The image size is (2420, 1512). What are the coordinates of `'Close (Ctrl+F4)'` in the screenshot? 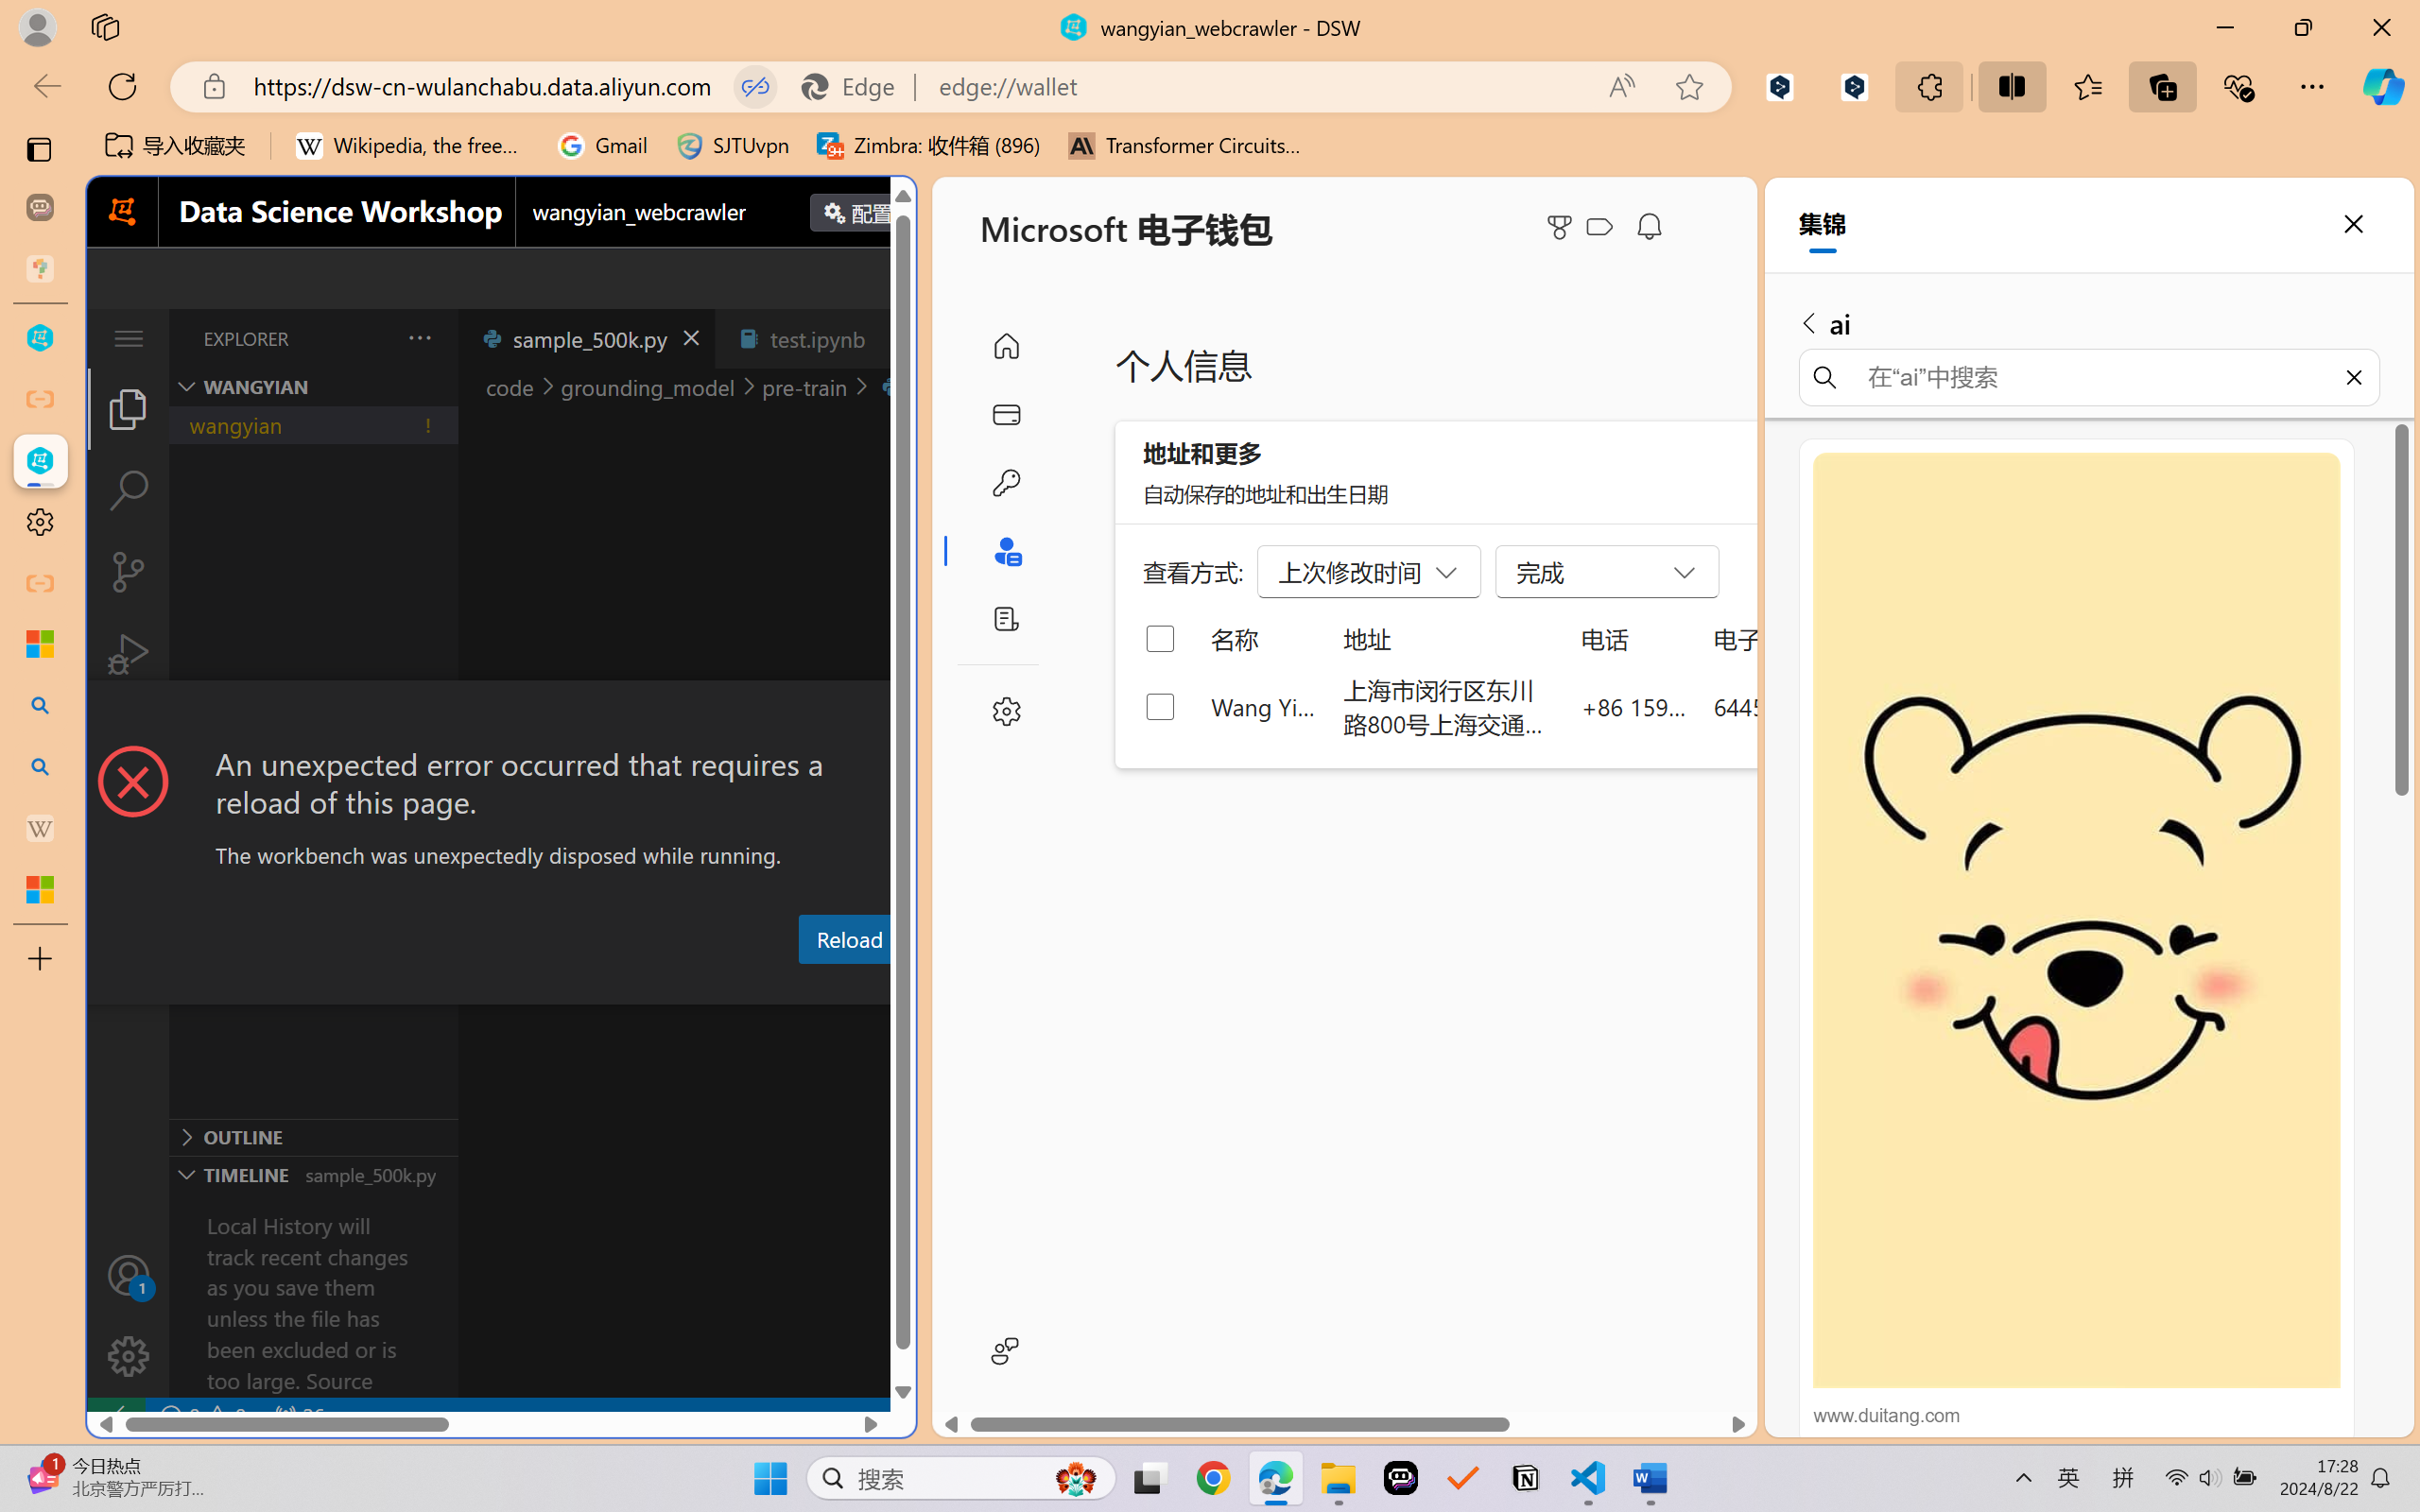 It's located at (892, 337).